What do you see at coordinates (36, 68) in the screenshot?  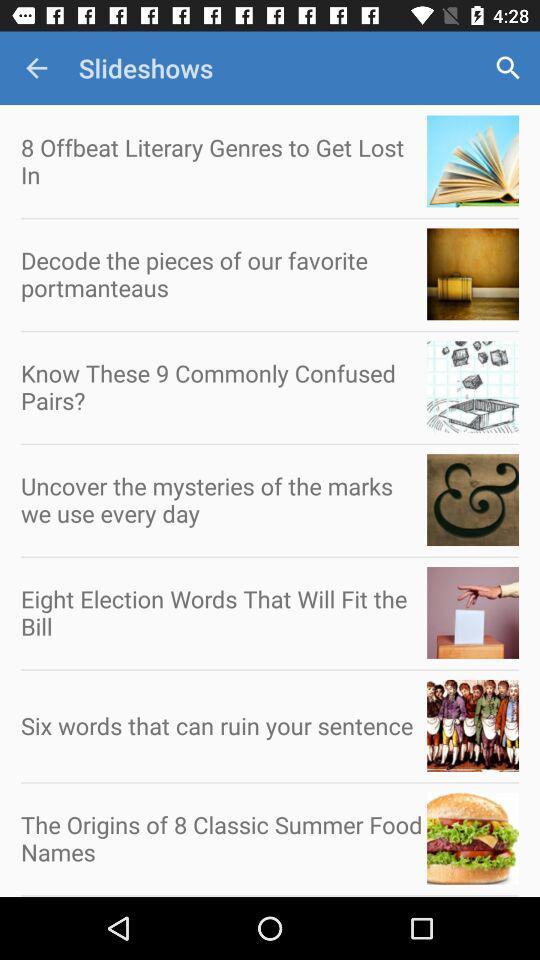 I see `app next to the slideshows item` at bounding box center [36, 68].